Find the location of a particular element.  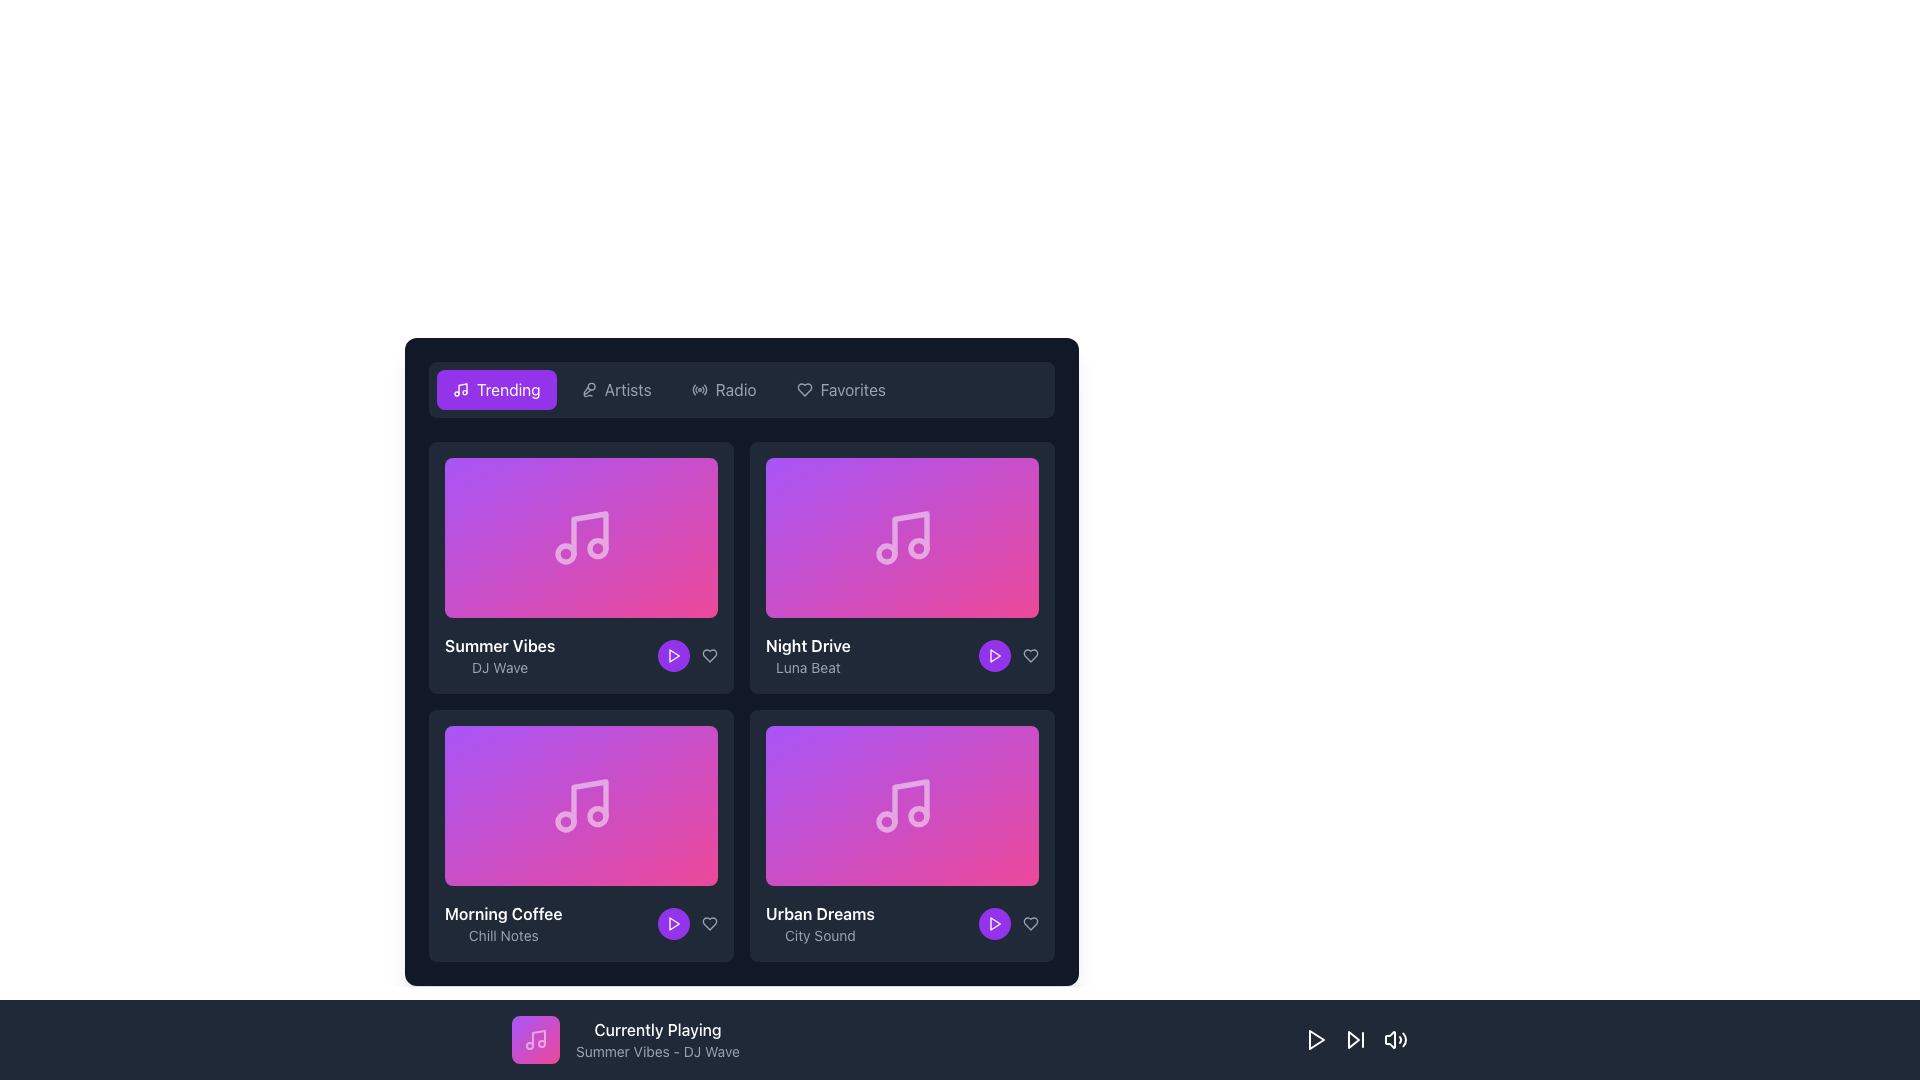

the text element that reads 'Night Drive' in bold white font and 'Luna Beat' in smaller light-gray font, located in the second item of the top row of the grid layout is located at coordinates (808, 655).